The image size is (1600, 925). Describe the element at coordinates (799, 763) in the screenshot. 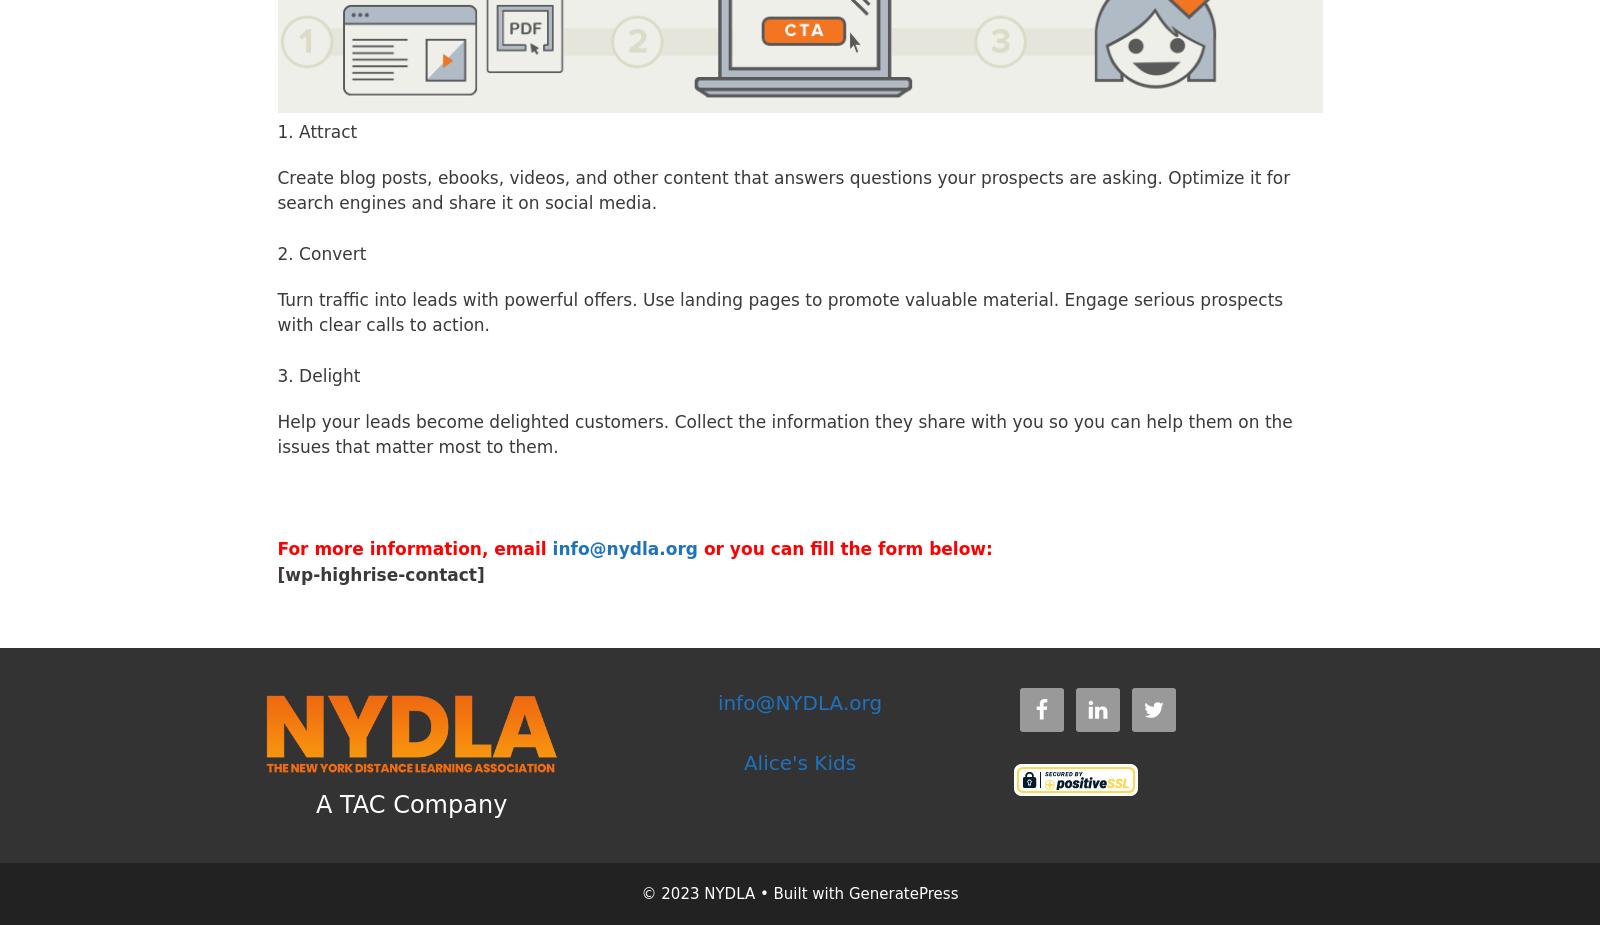

I see `'Alice's Kids'` at that location.